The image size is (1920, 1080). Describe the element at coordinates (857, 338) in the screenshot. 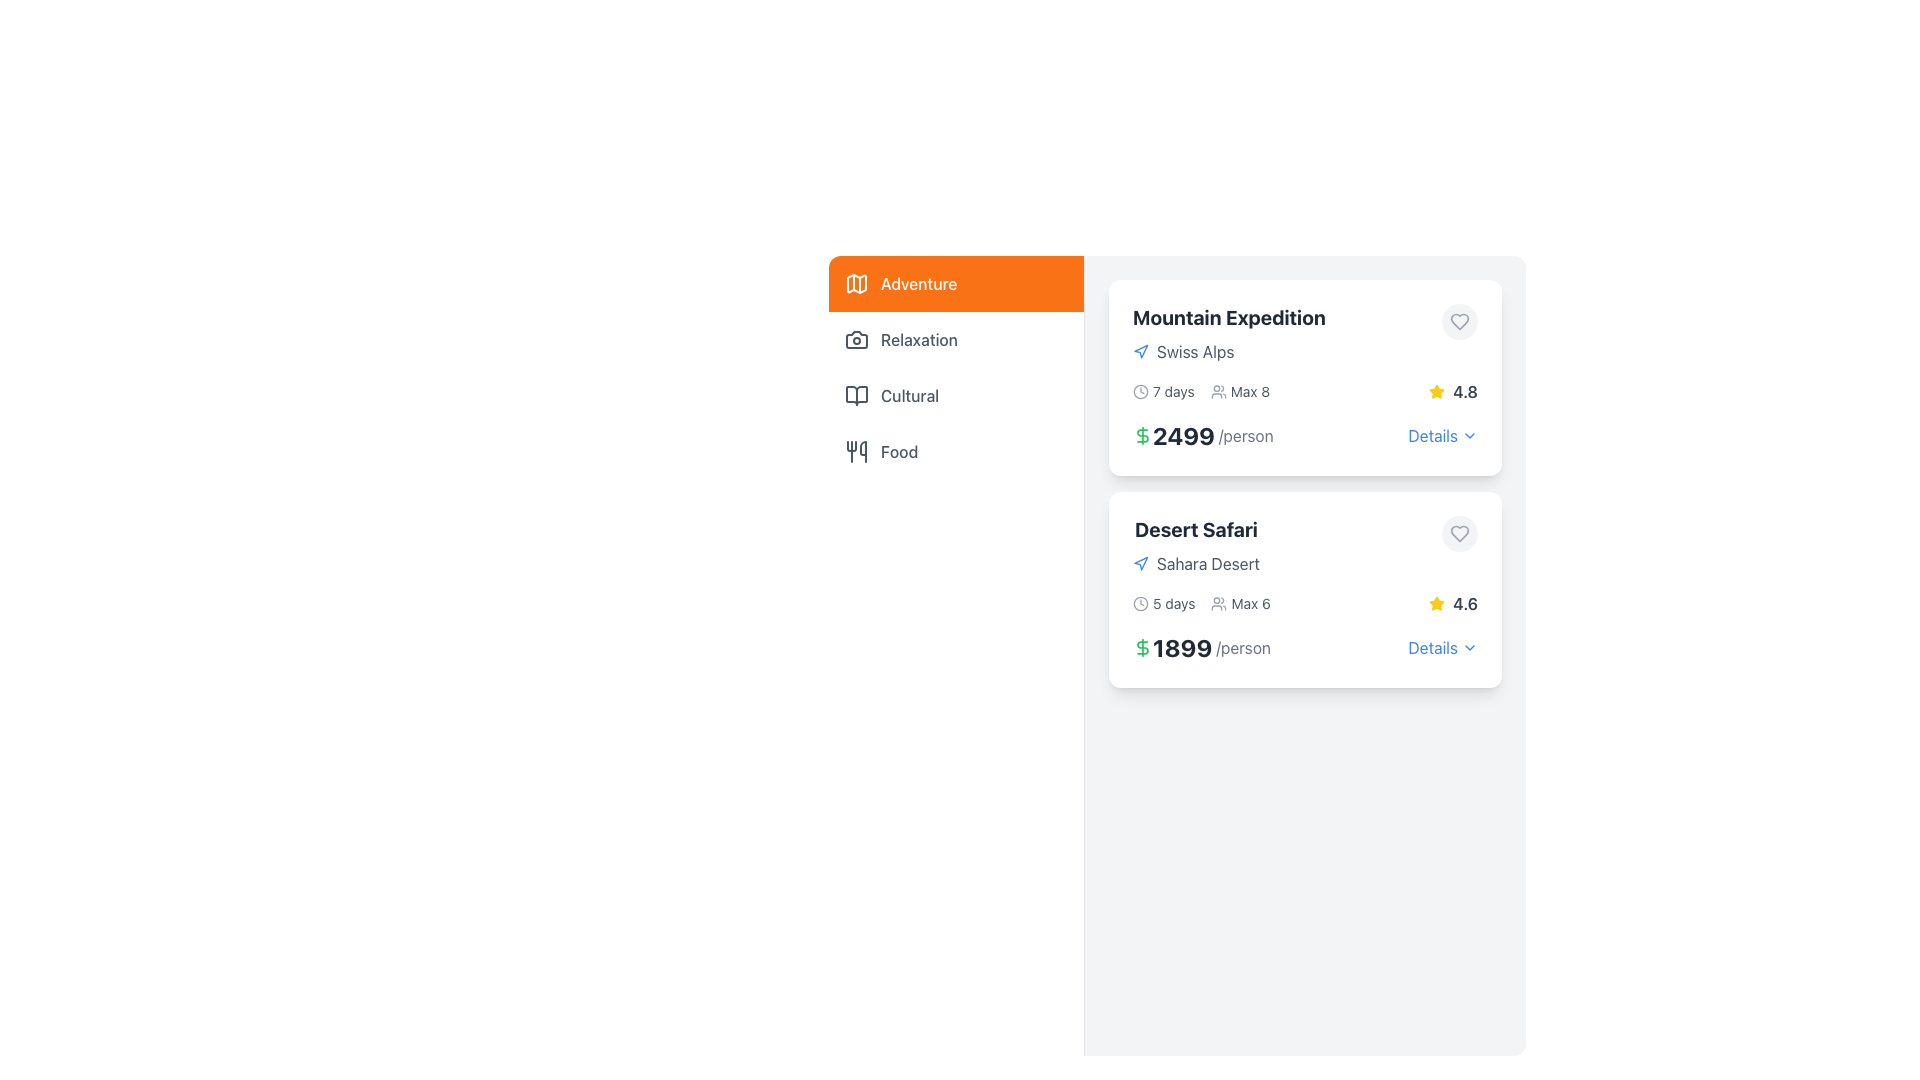

I see `the camera icon located in the sidebar's menu, which is the left-most icon for the 'Relaxation' menu item, styled in monochrome with a rectangular body and circular lens` at that location.